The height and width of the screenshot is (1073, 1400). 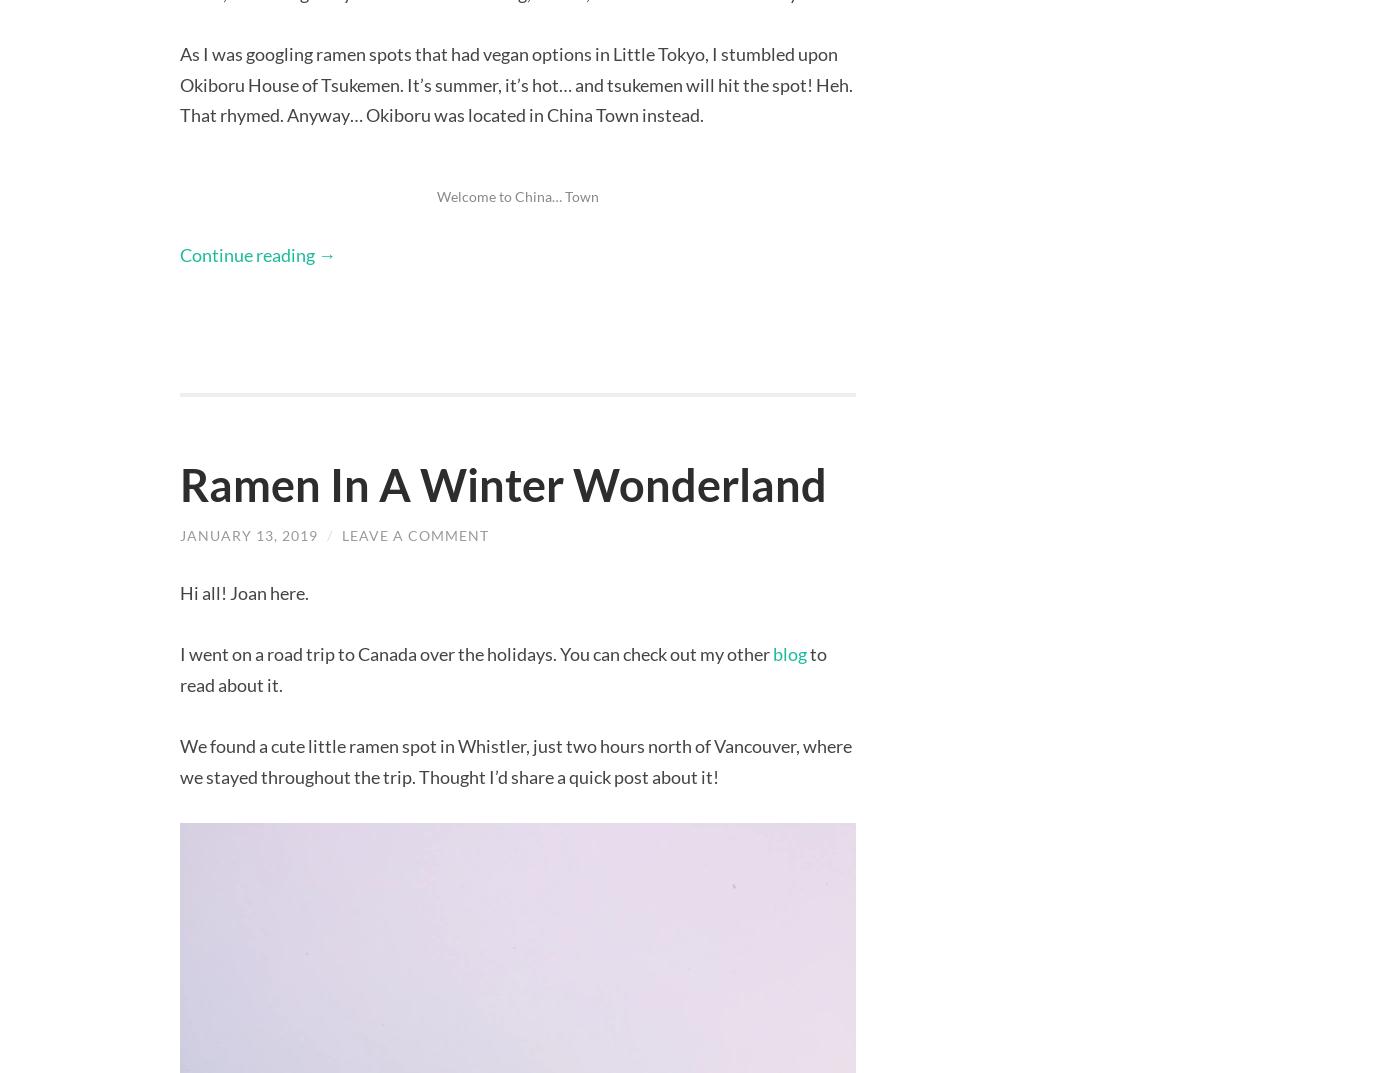 I want to click on '/', so click(x=331, y=533).